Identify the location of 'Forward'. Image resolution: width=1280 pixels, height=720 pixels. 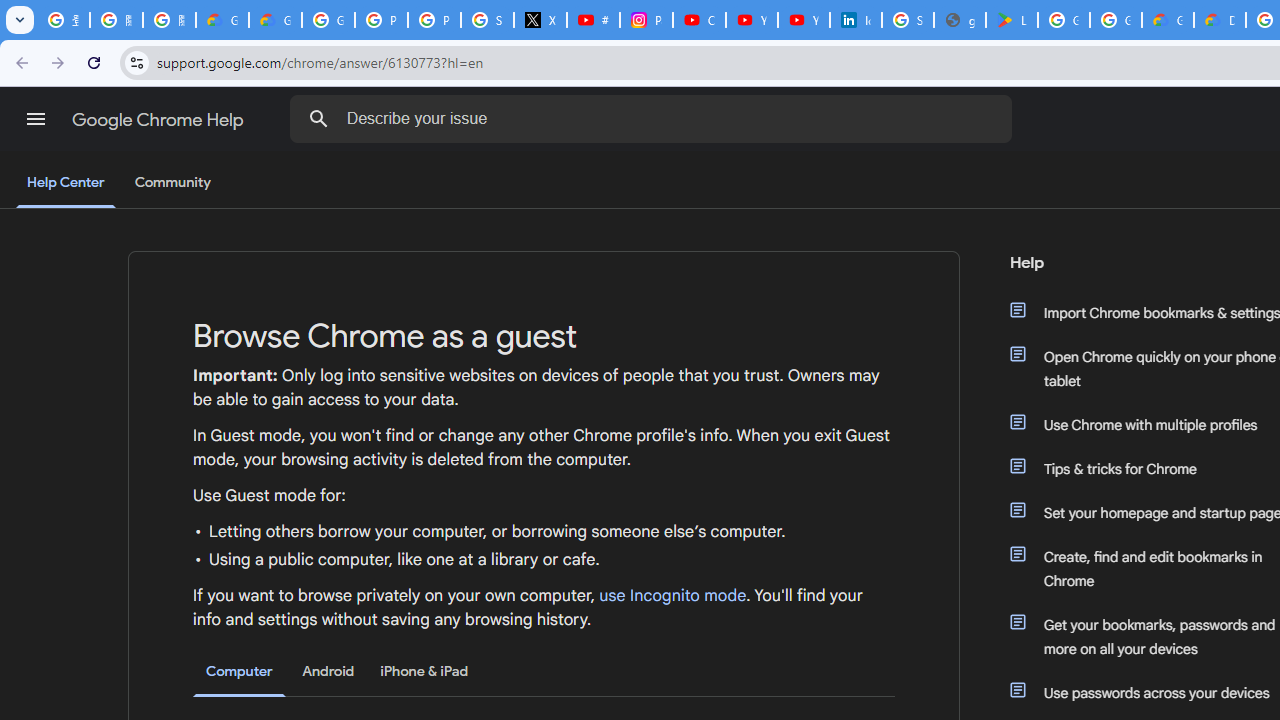
(58, 61).